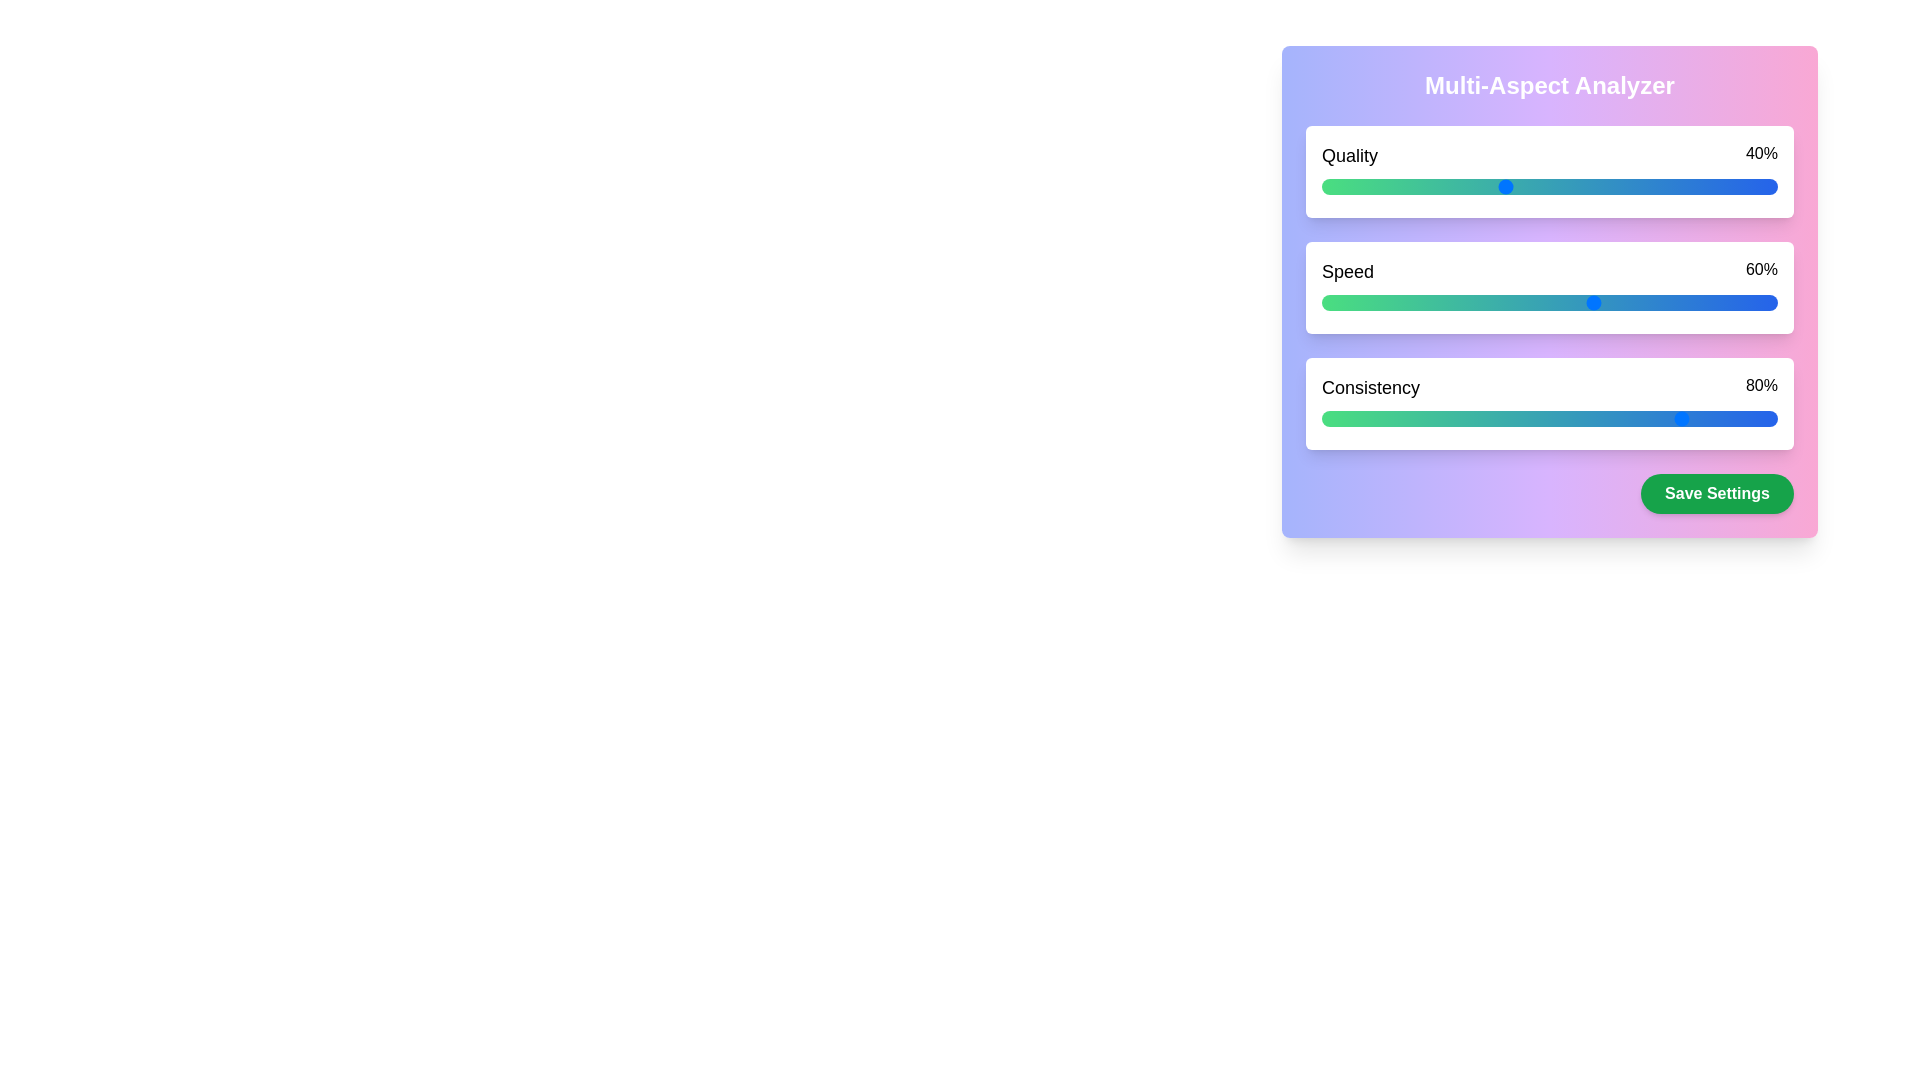 The height and width of the screenshot is (1080, 1920). What do you see at coordinates (1467, 303) in the screenshot?
I see `the speed value` at bounding box center [1467, 303].